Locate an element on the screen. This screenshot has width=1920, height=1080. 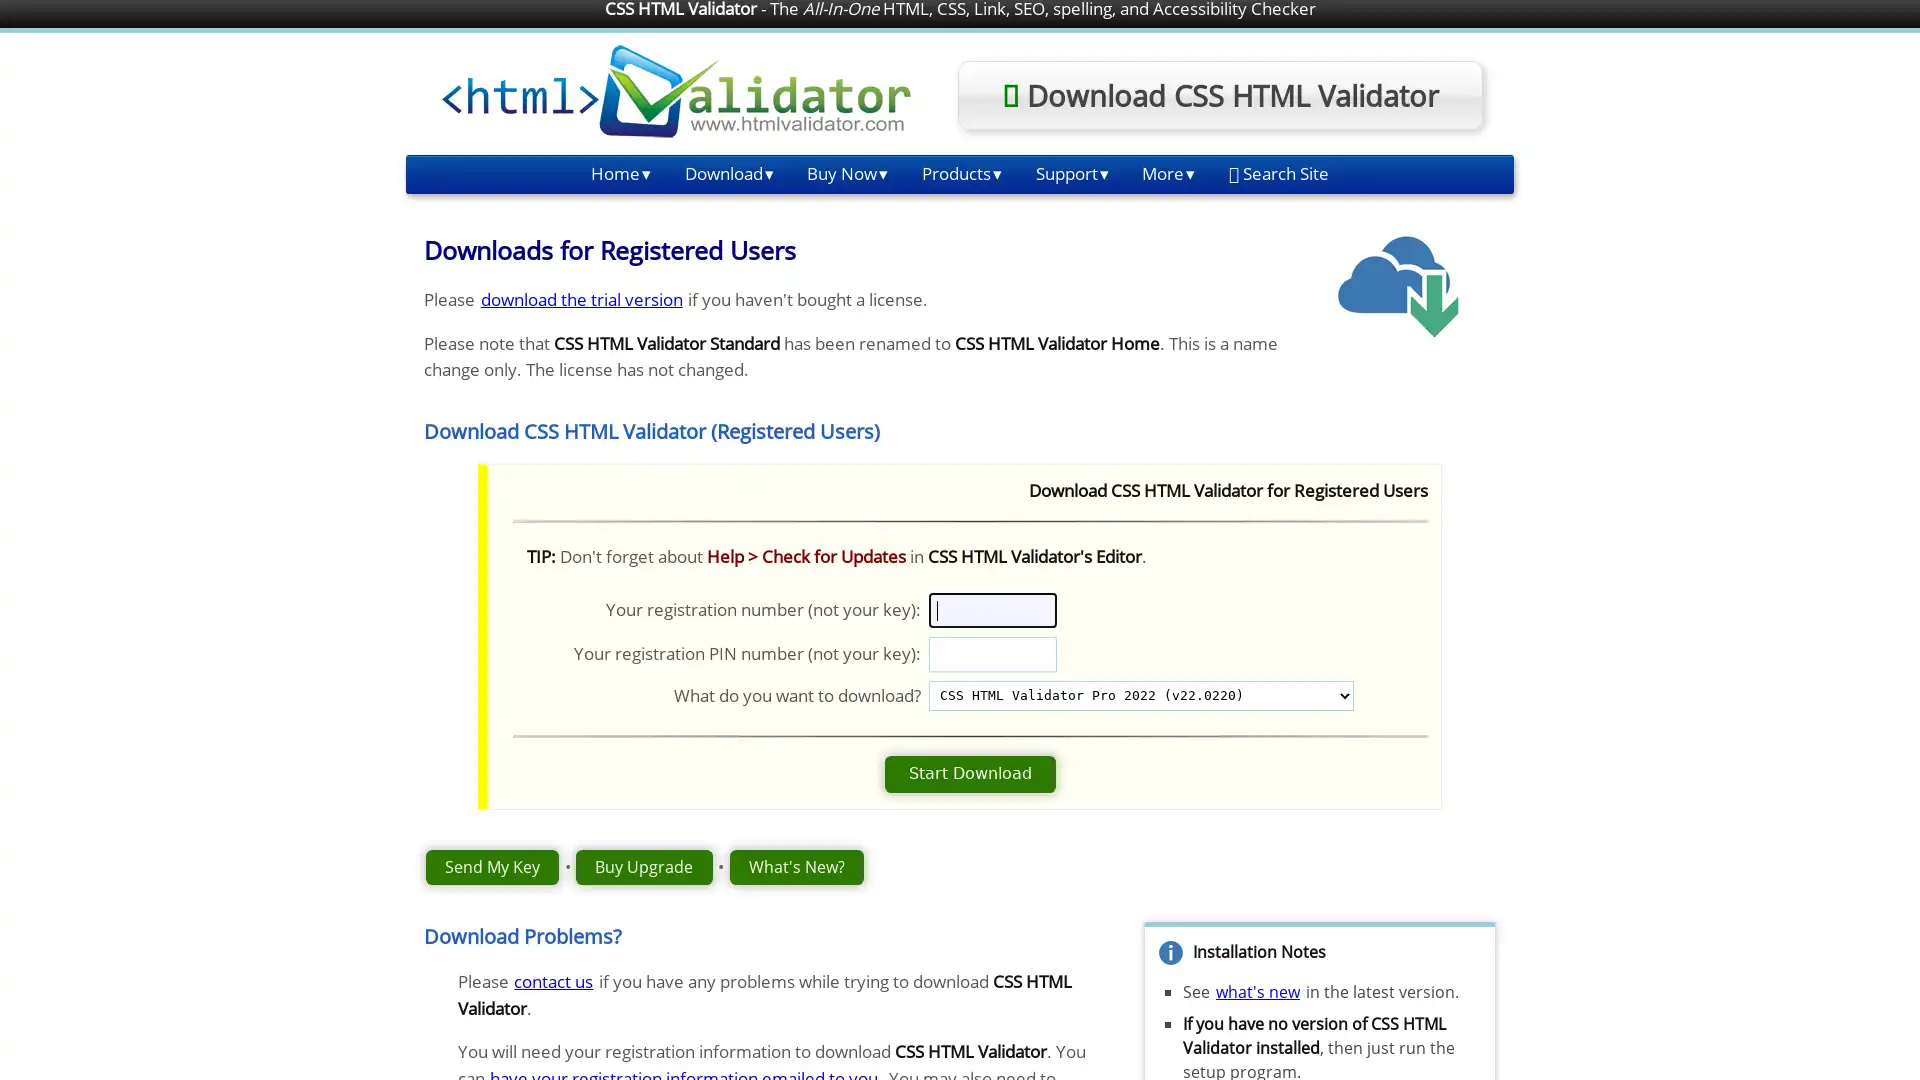
Start Download is located at coordinates (969, 772).